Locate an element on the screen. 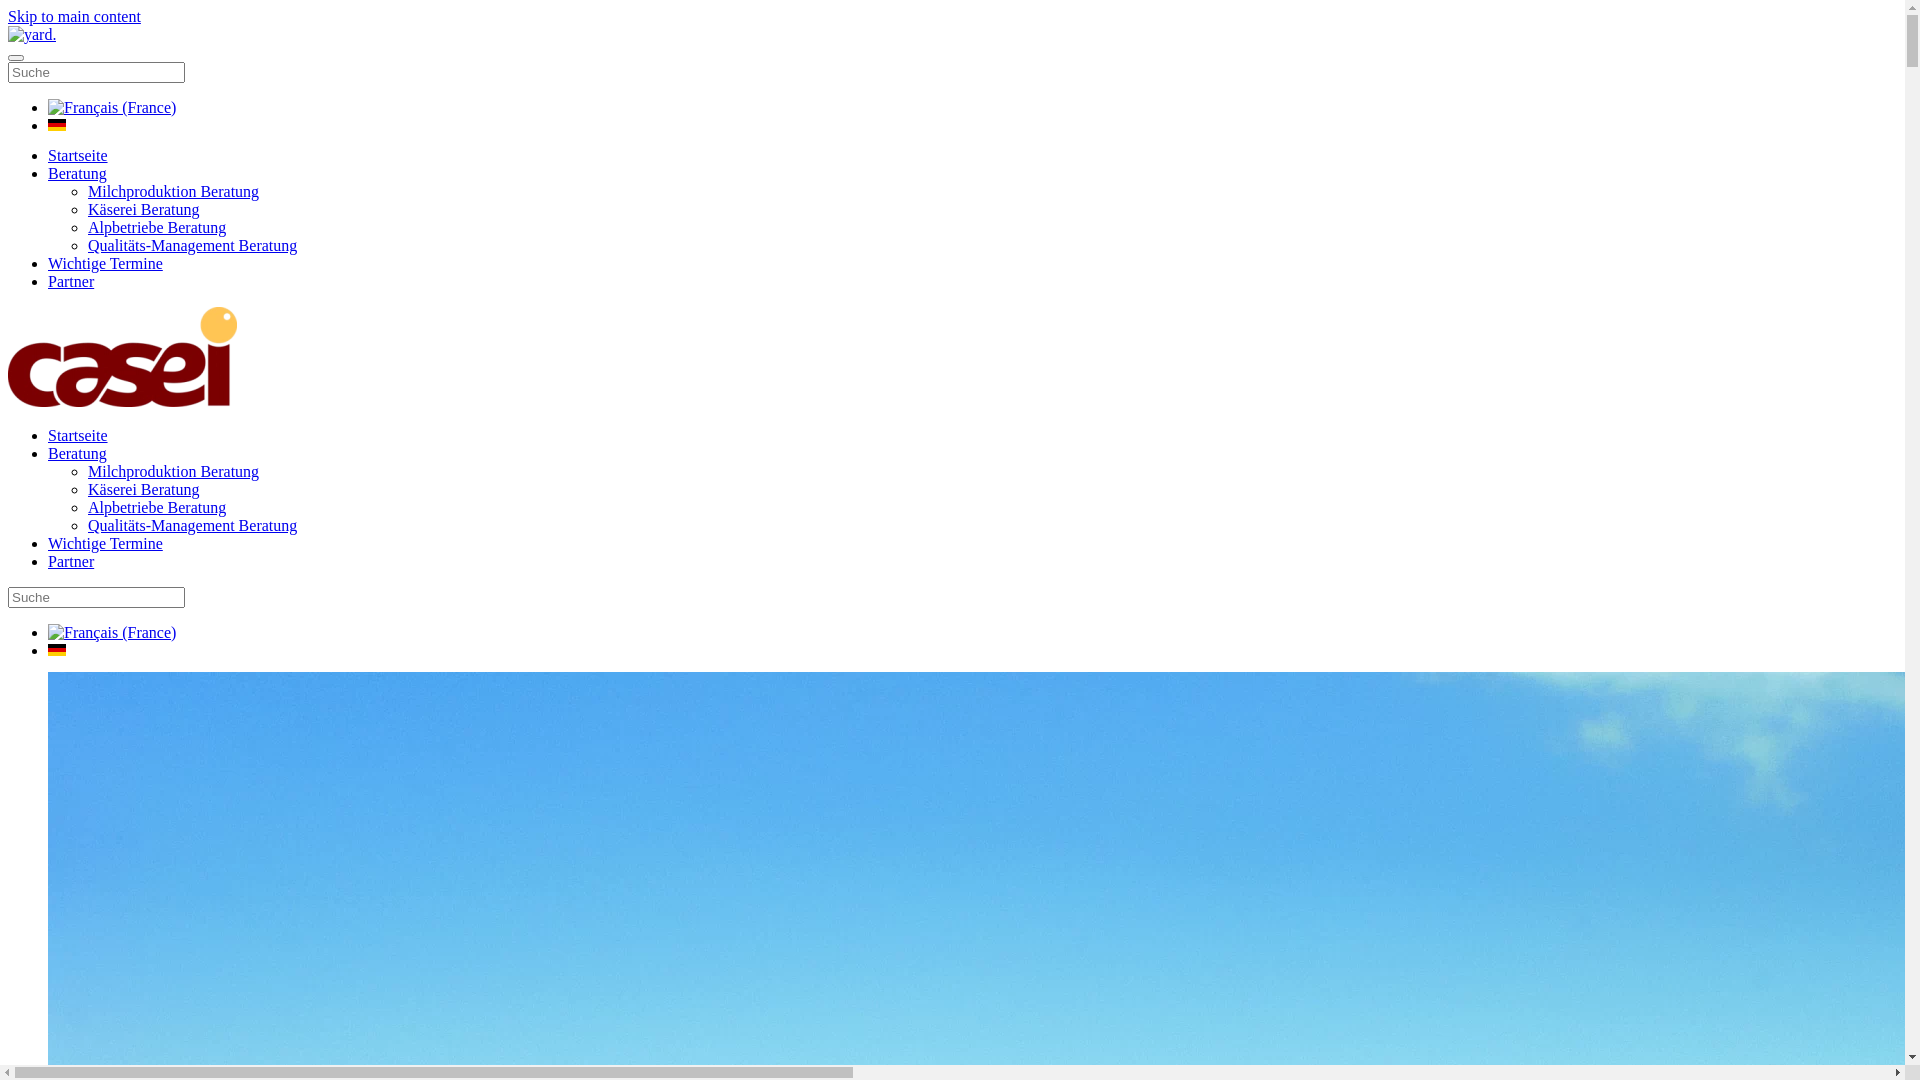  'Alpbetriebe Beratung' is located at coordinates (156, 506).